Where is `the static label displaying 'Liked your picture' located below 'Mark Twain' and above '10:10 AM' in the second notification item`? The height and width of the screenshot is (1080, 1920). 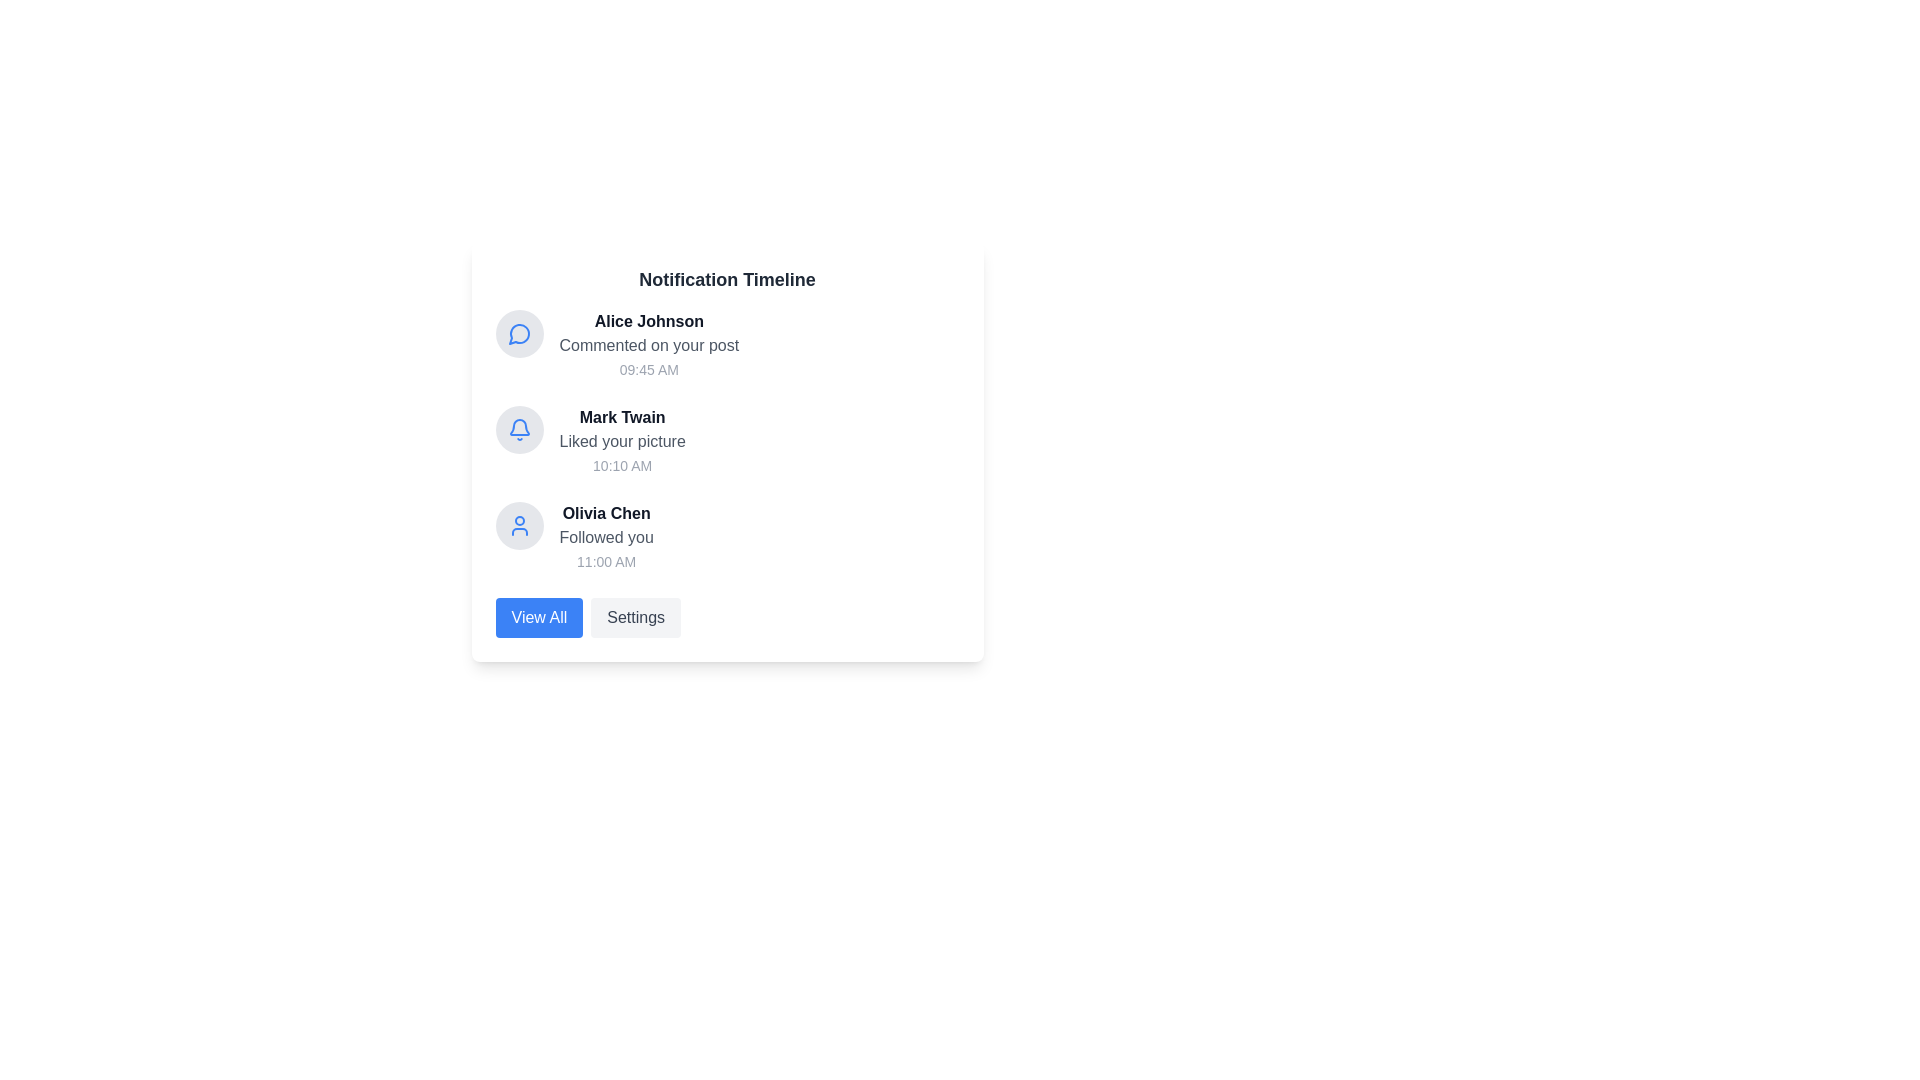
the static label displaying 'Liked your picture' located below 'Mark Twain' and above '10:10 AM' in the second notification item is located at coordinates (621, 441).